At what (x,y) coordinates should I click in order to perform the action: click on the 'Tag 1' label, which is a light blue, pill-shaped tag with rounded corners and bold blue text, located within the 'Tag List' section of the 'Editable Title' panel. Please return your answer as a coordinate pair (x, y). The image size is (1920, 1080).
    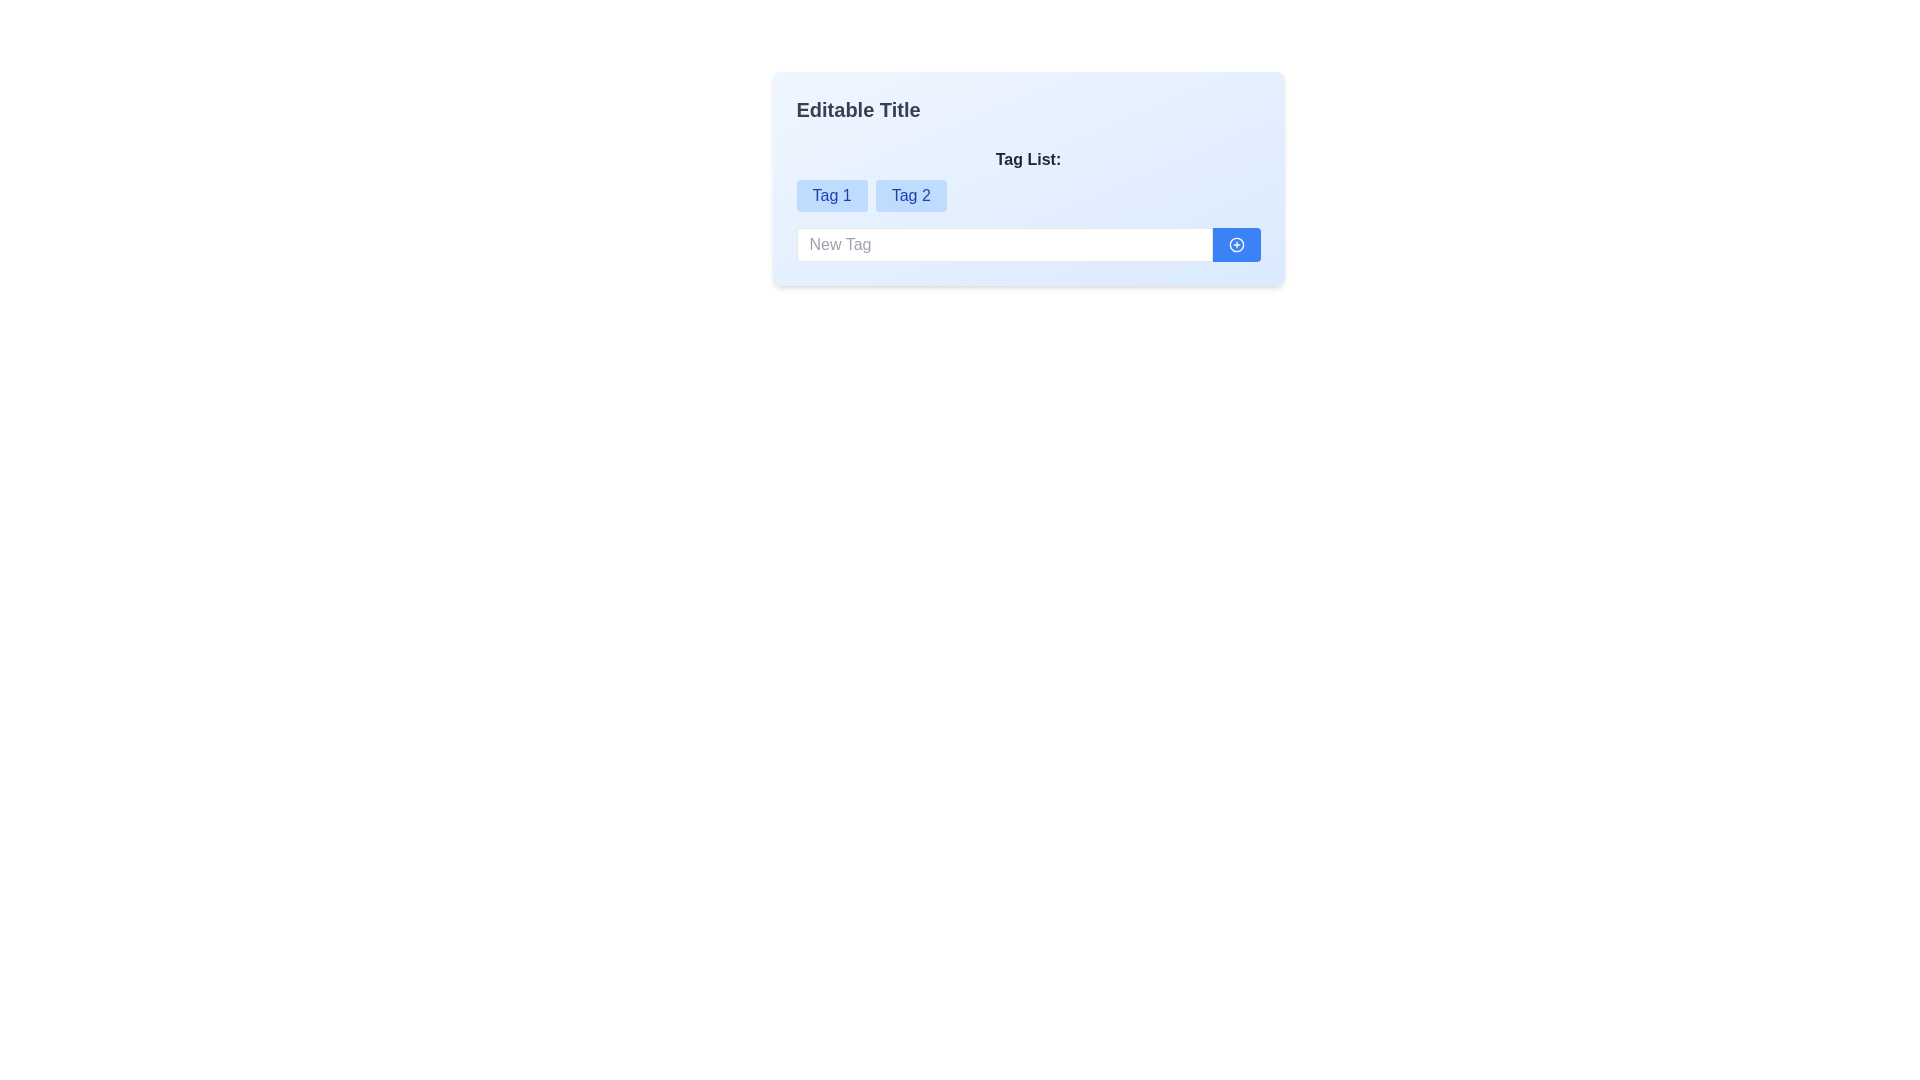
    Looking at the image, I should click on (832, 196).